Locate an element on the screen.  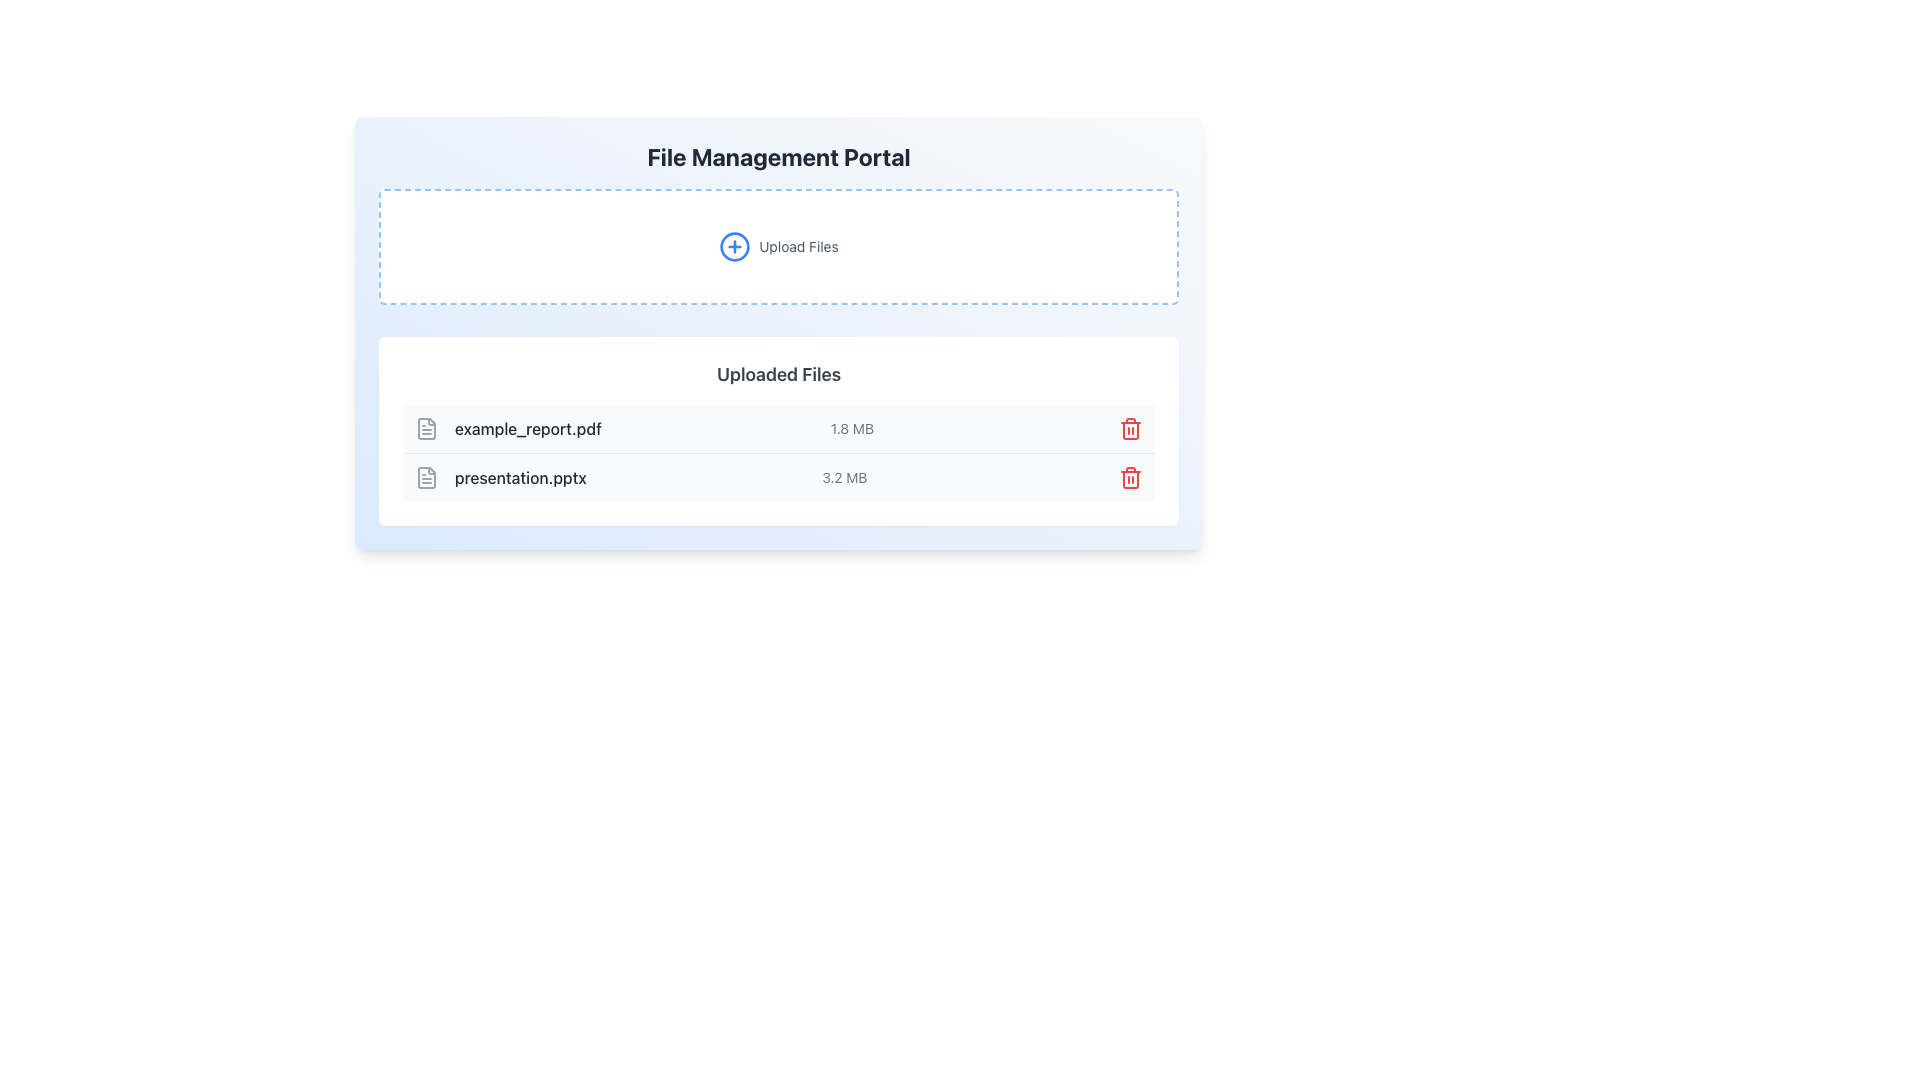
the delete button associated with the 'example_report.pdf' file entry is located at coordinates (1131, 427).